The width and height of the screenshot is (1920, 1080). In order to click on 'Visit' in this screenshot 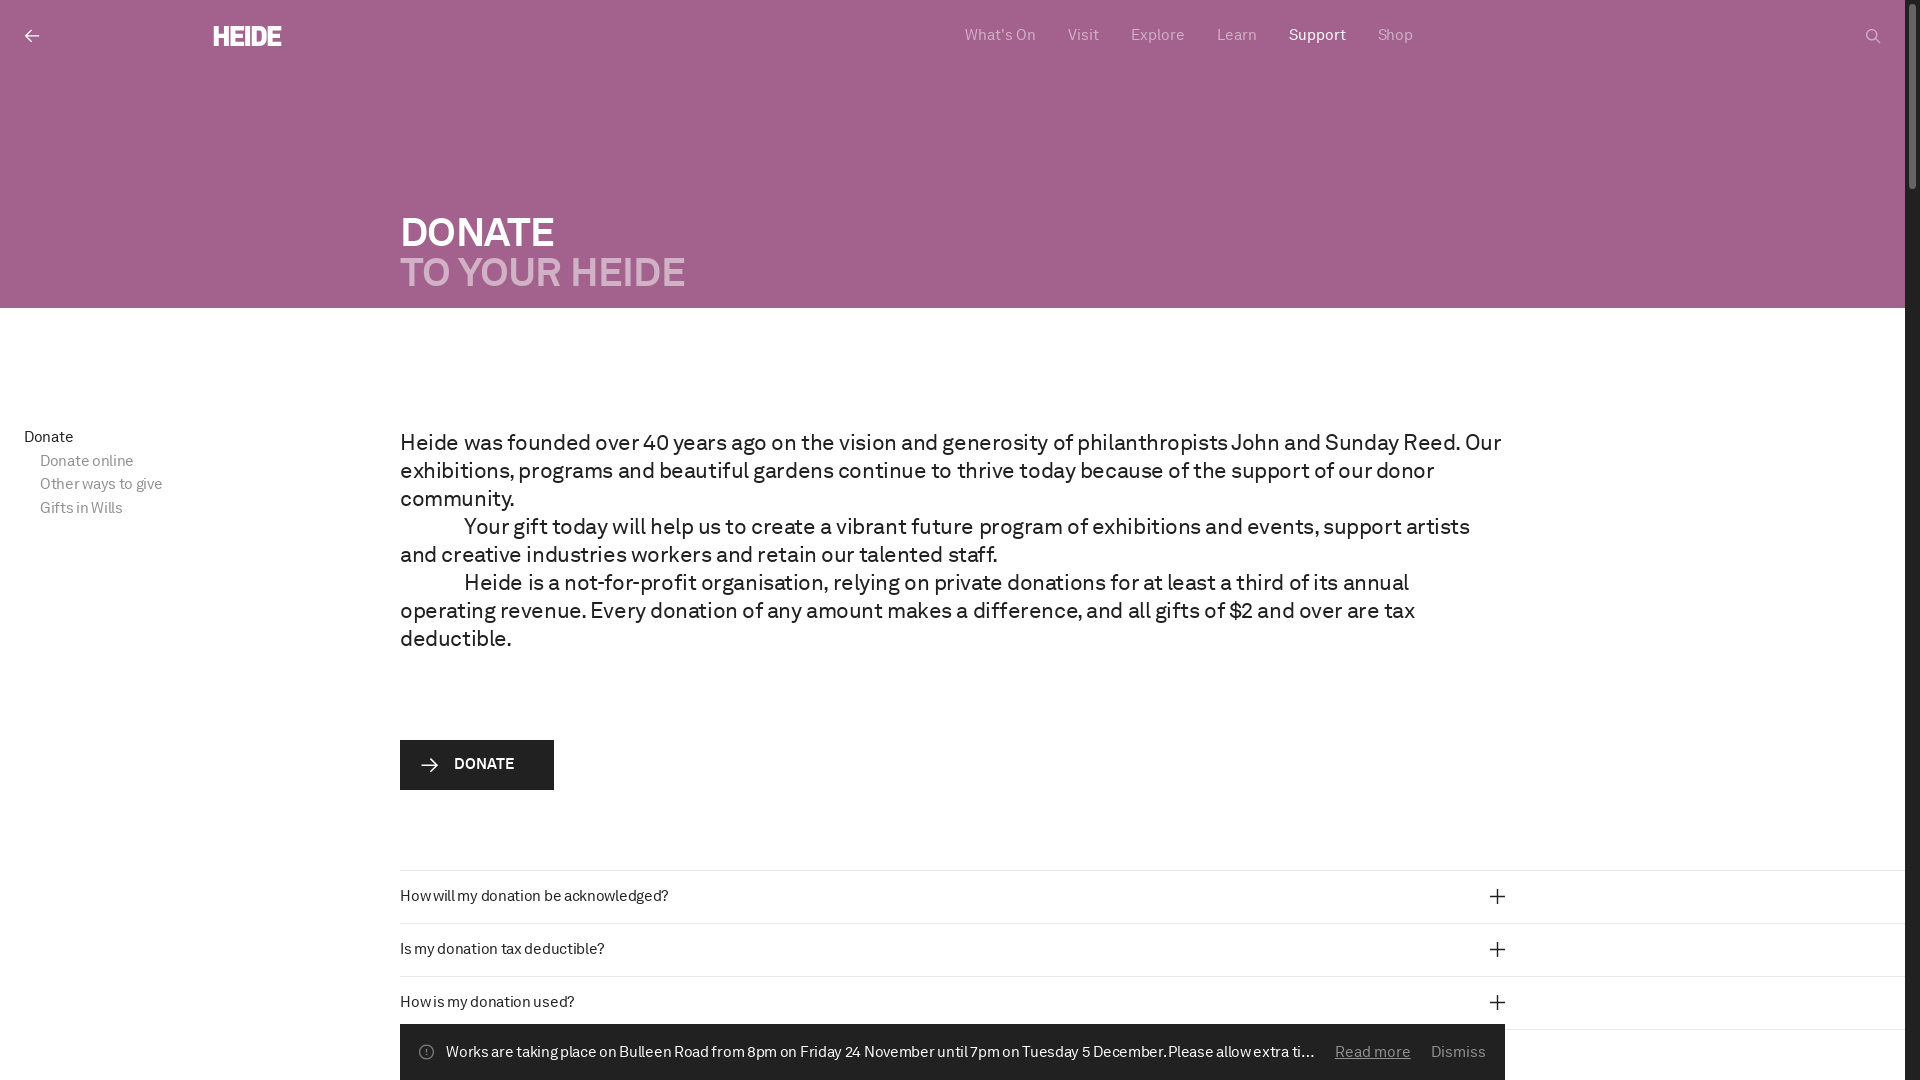, I will do `click(1082, 35)`.